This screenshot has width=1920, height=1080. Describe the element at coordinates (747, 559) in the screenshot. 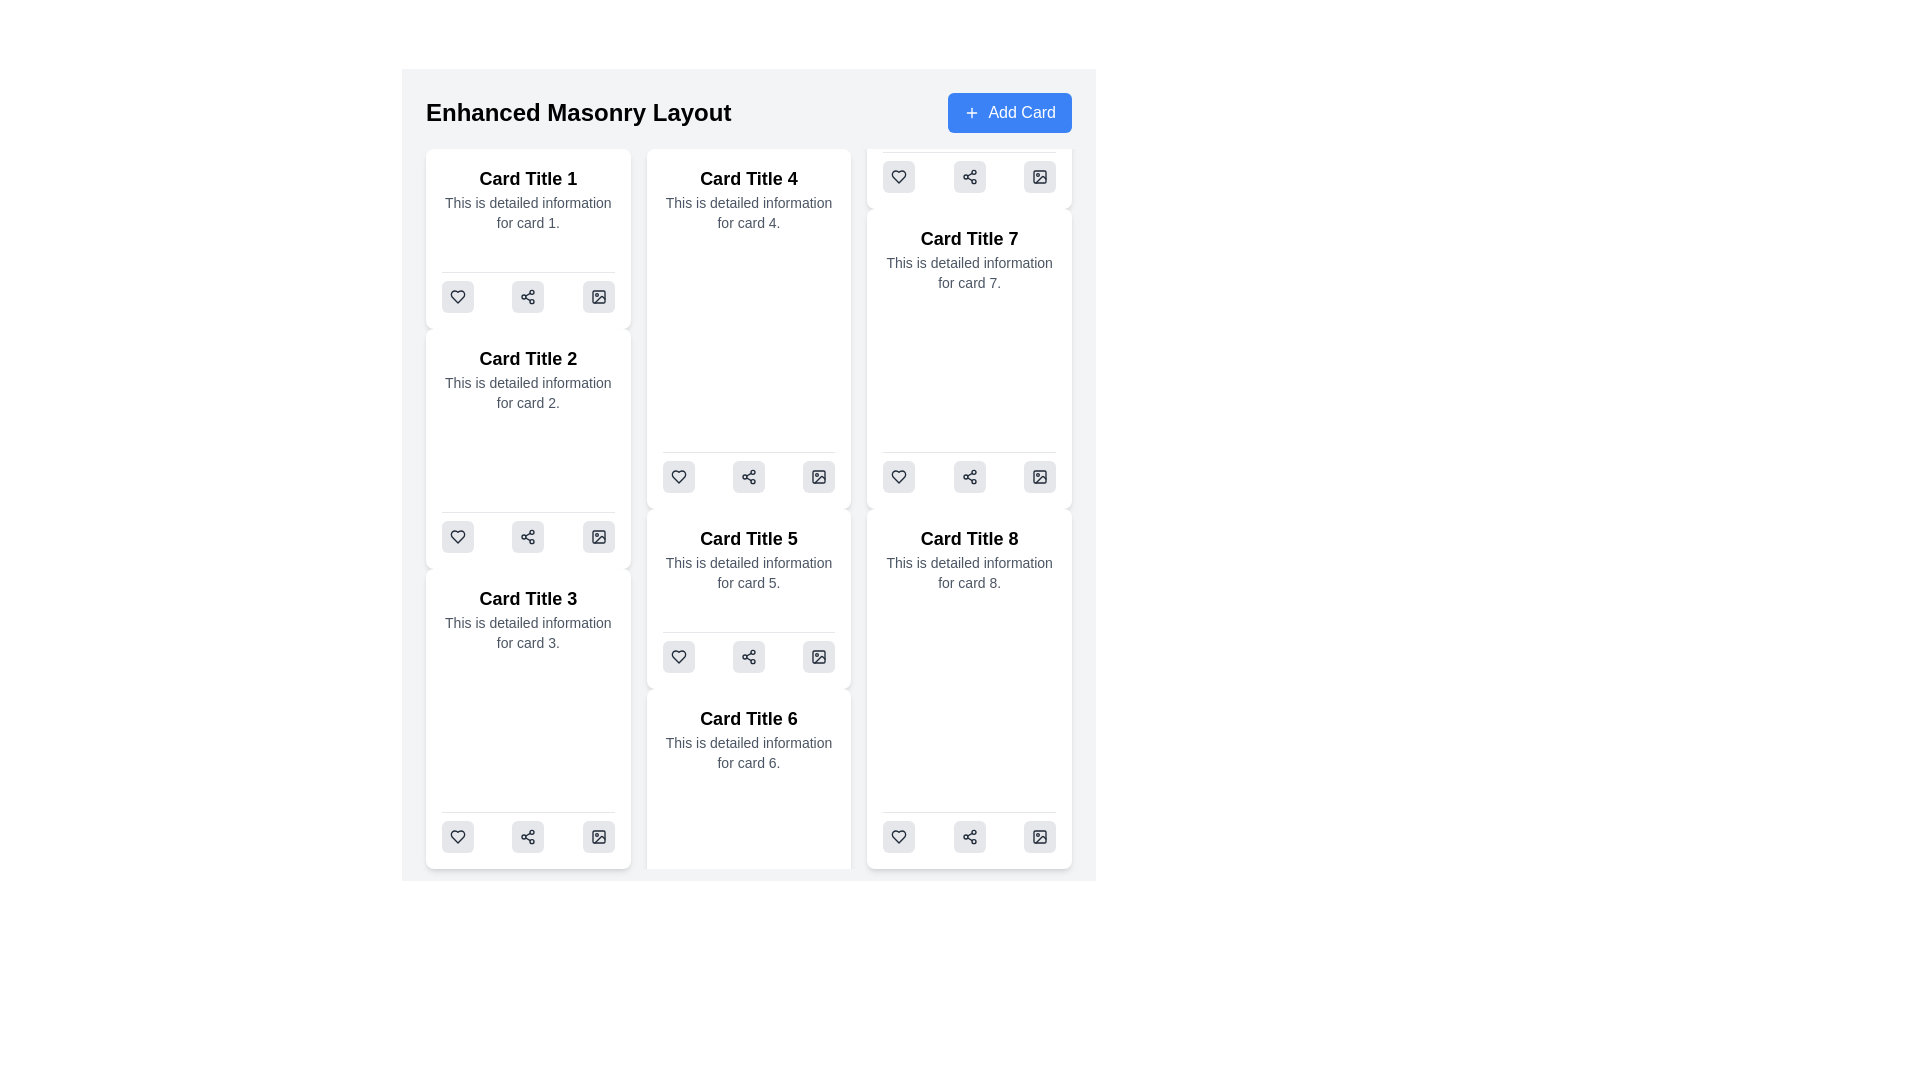

I see `text content of the composite text component that provides information about 'Card 5', located in the second column and second row of the grid layout, positioned below 'Card Title 4' and above 'Card Title 6'` at that location.